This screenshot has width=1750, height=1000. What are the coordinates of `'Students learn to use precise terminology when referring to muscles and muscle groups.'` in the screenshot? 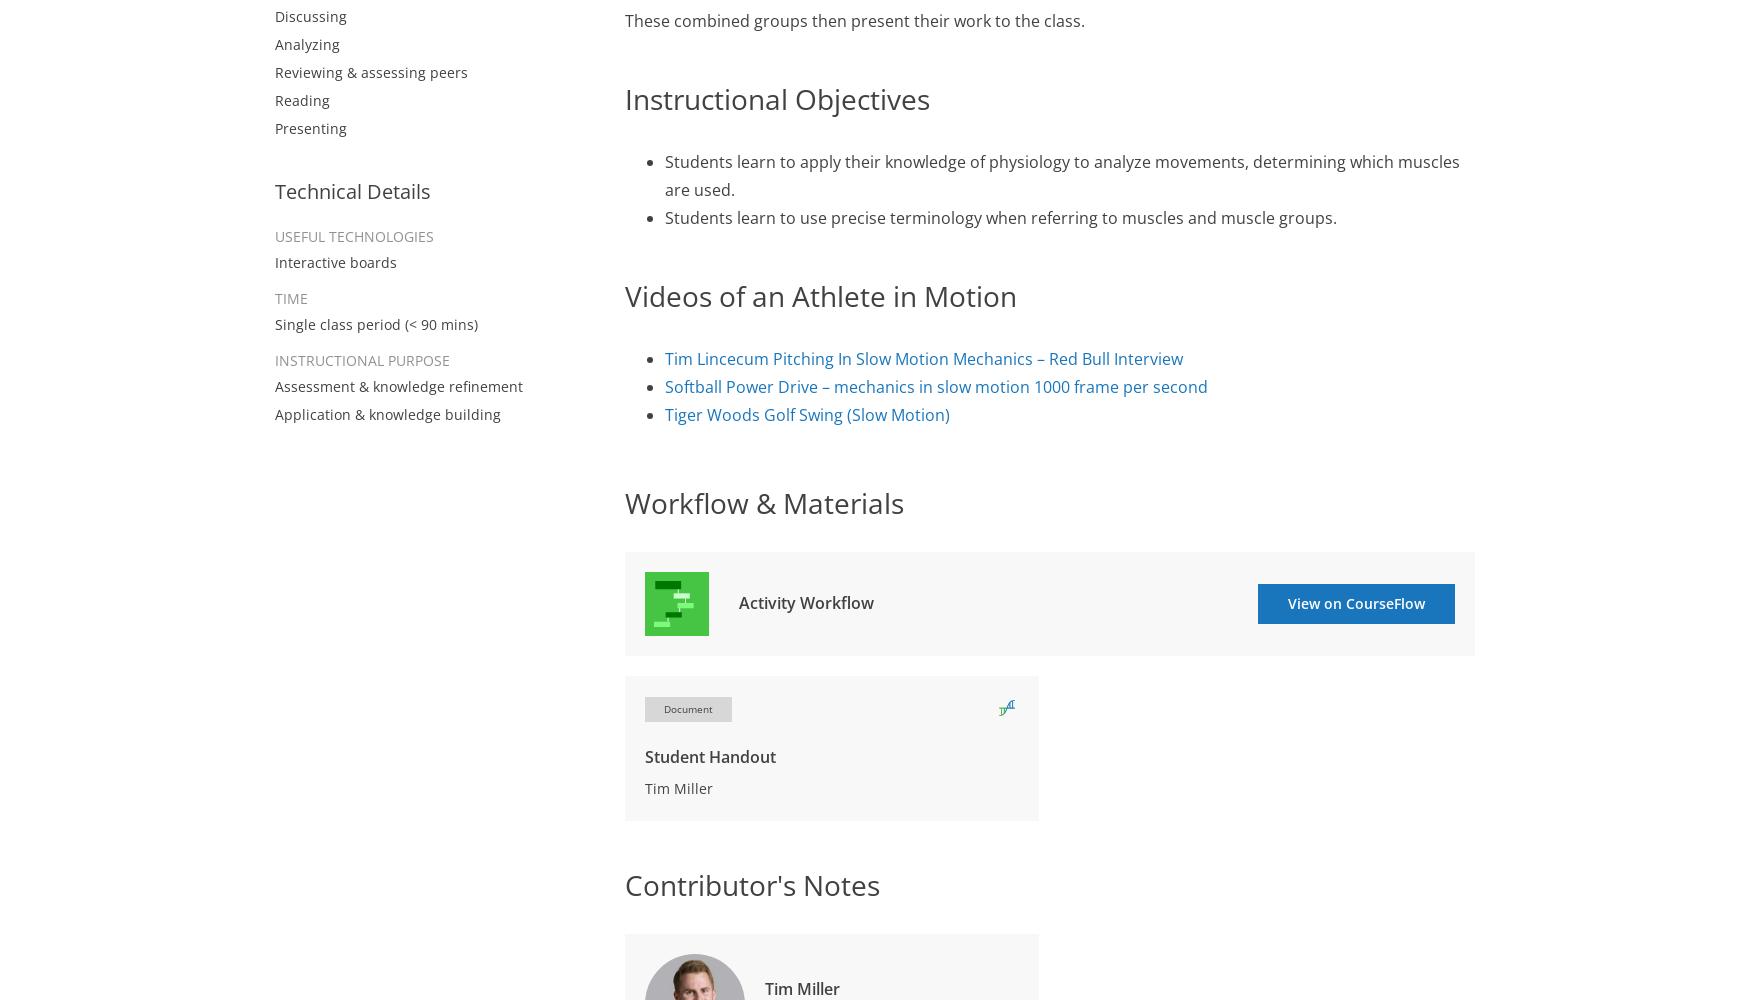 It's located at (1000, 217).